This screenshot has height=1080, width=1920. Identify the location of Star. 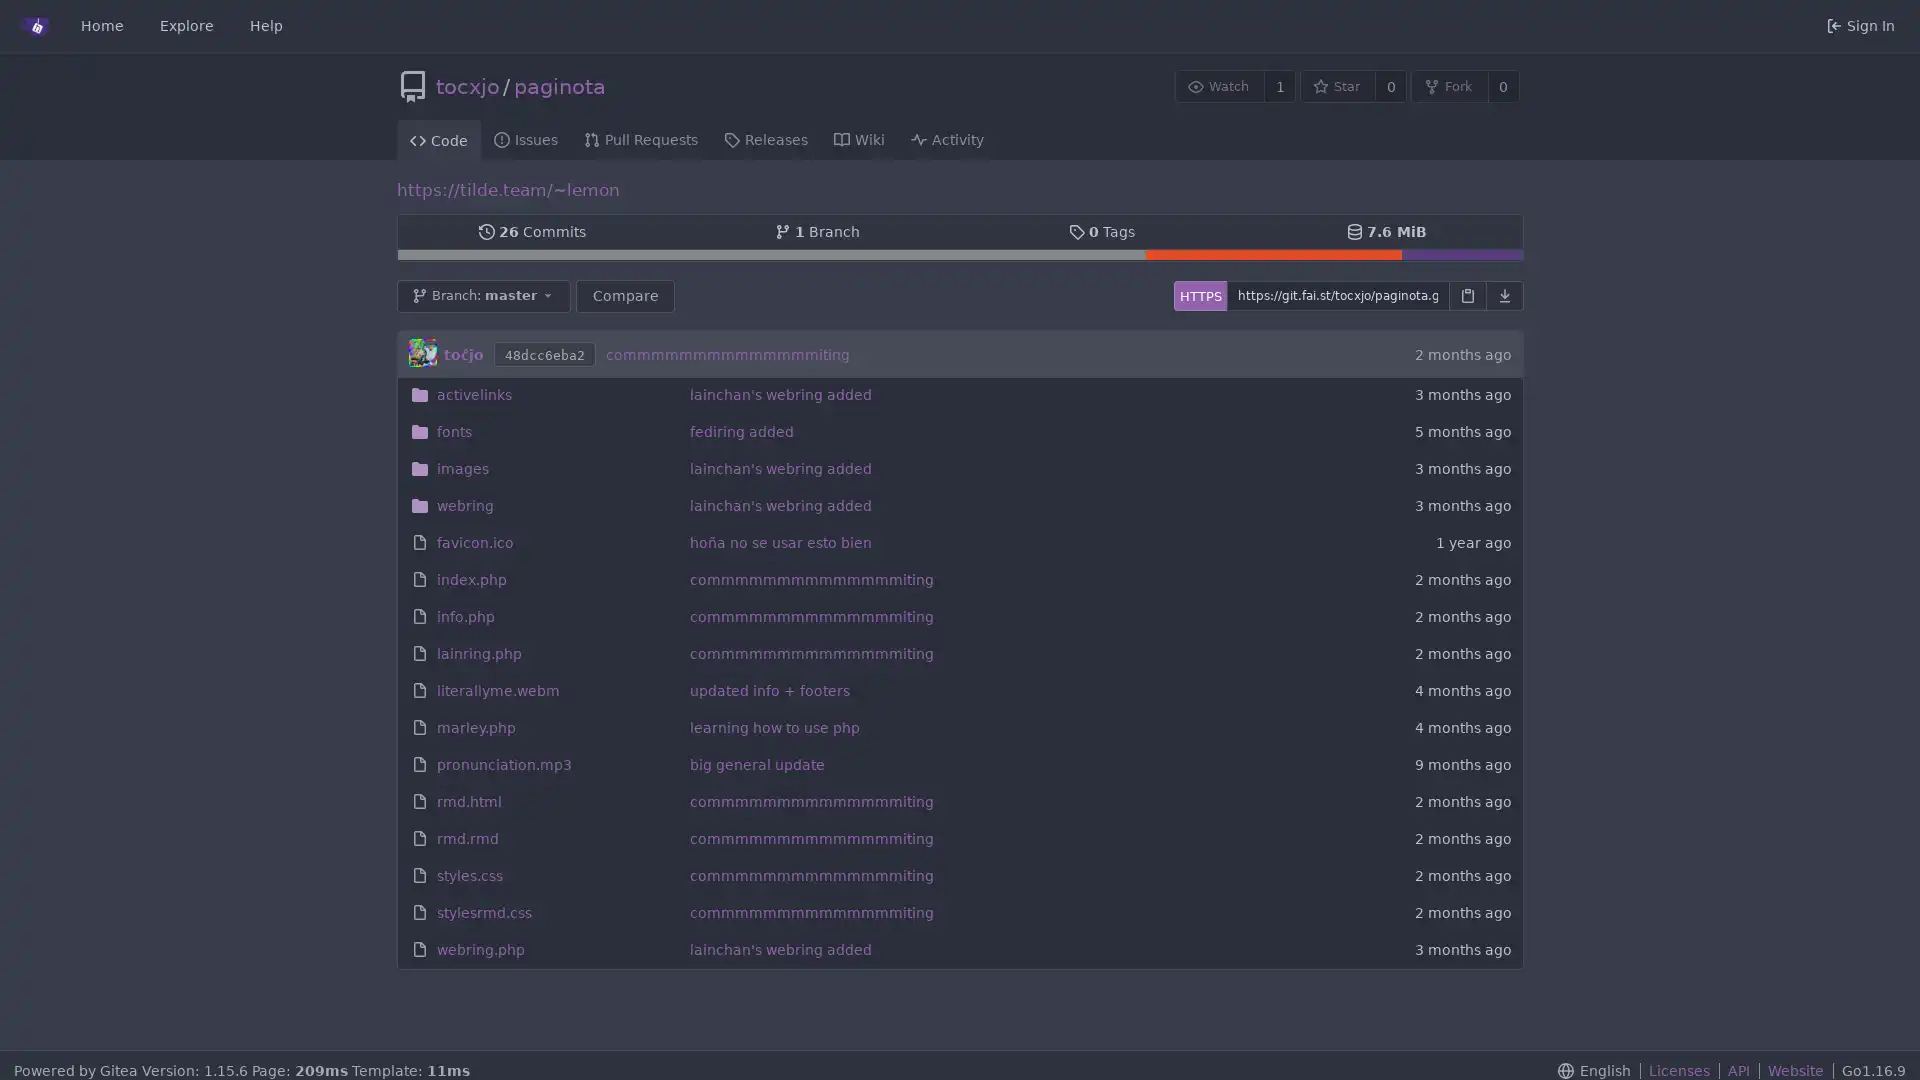
(1337, 85).